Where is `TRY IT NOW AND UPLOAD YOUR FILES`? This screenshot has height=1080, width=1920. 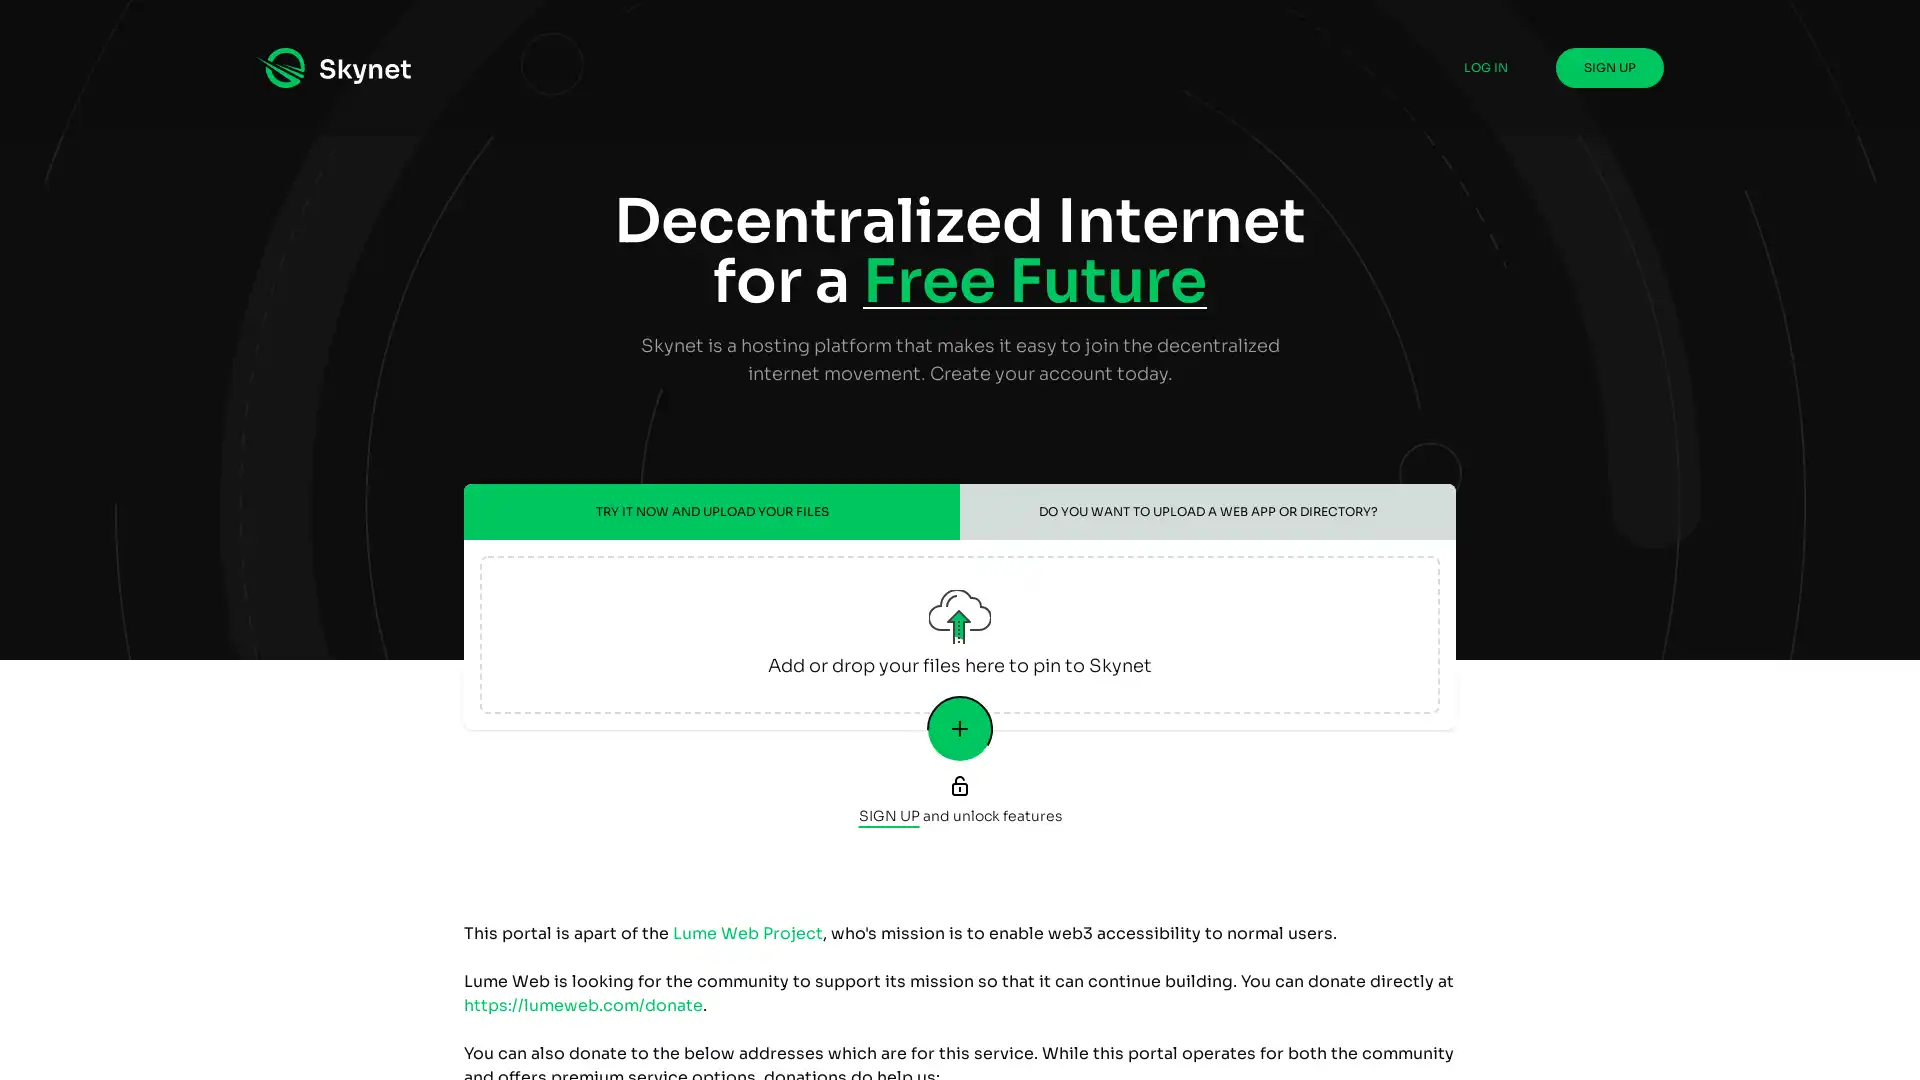 TRY IT NOW AND UPLOAD YOUR FILES is located at coordinates (711, 511).